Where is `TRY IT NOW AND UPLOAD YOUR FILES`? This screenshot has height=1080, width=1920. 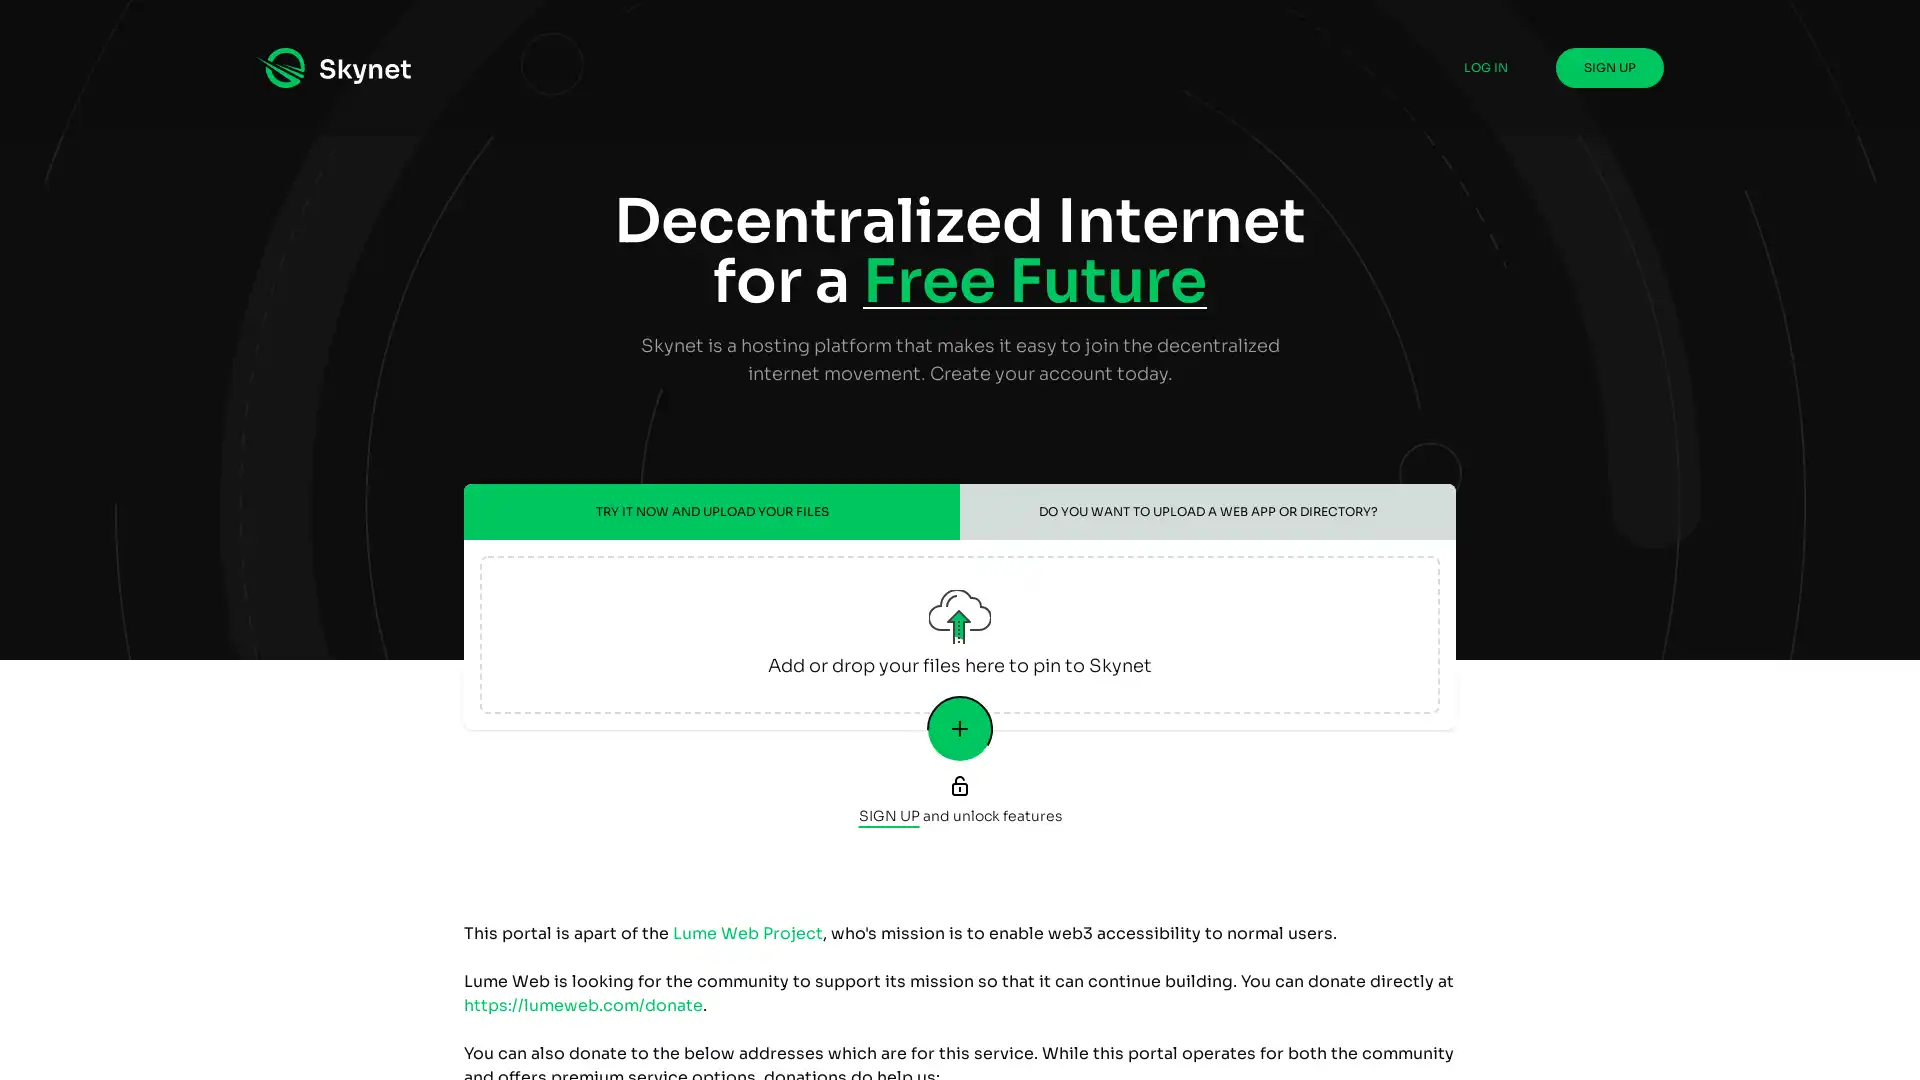 TRY IT NOW AND UPLOAD YOUR FILES is located at coordinates (711, 511).